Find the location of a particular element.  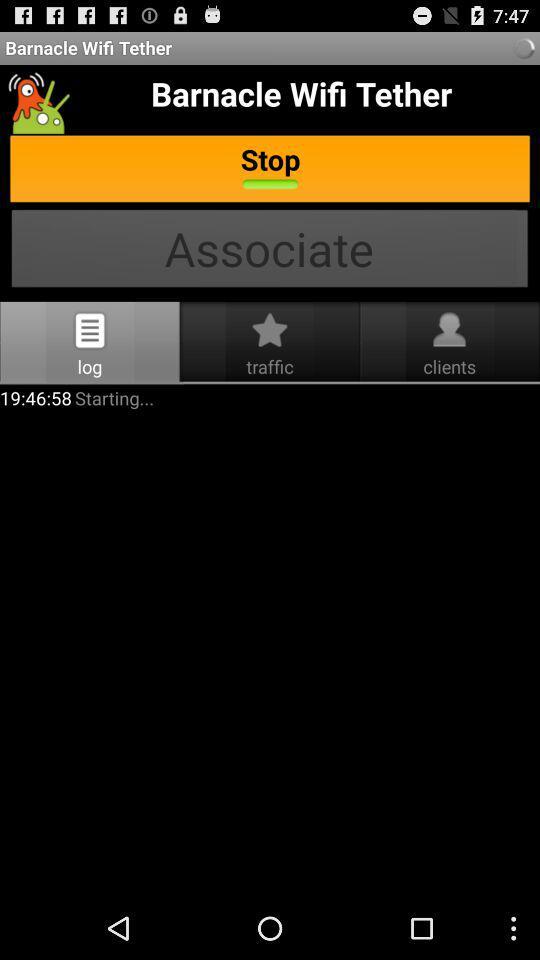

the text which reads associate is located at coordinates (270, 250).